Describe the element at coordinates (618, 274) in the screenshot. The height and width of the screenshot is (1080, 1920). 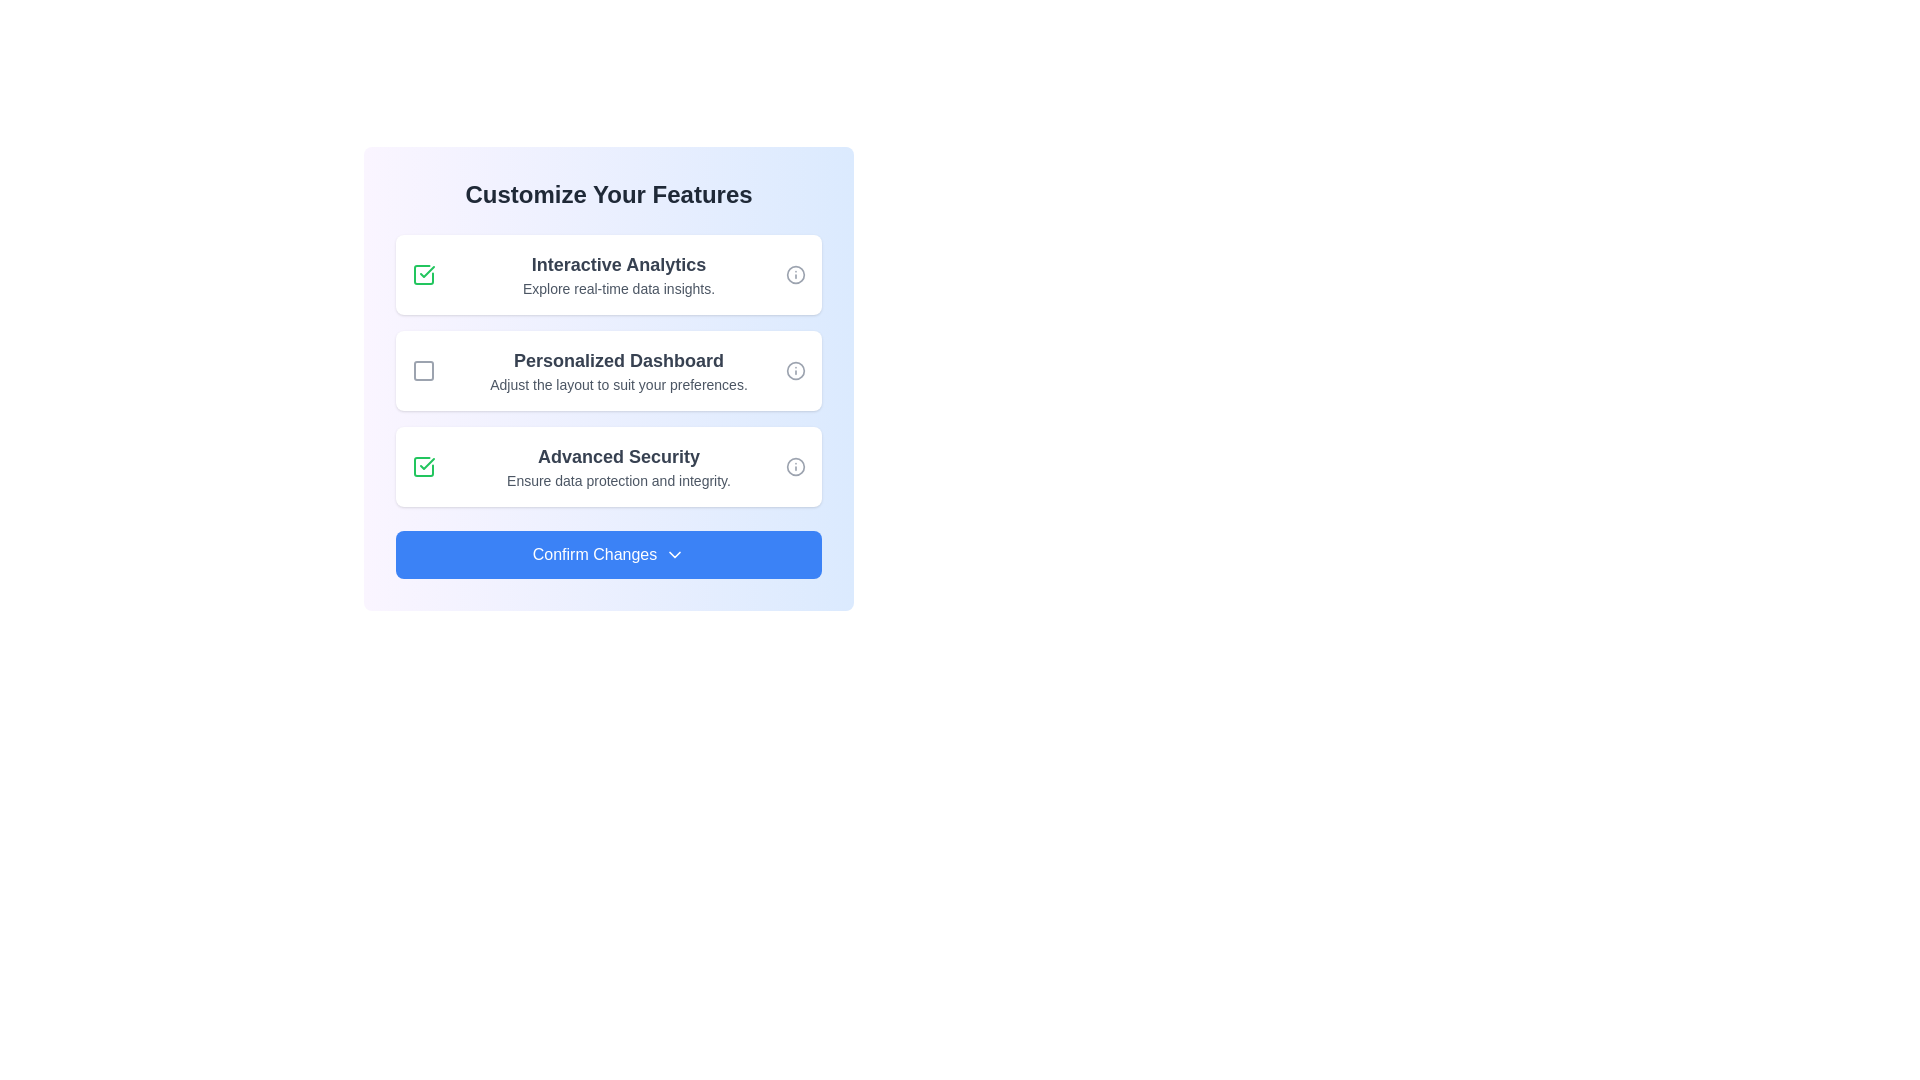
I see `the Text display component that provides a description of the 'Interactive Analytics' feature, located in the first row of the features list within a white box, following a checkbox and preceding an information icon` at that location.